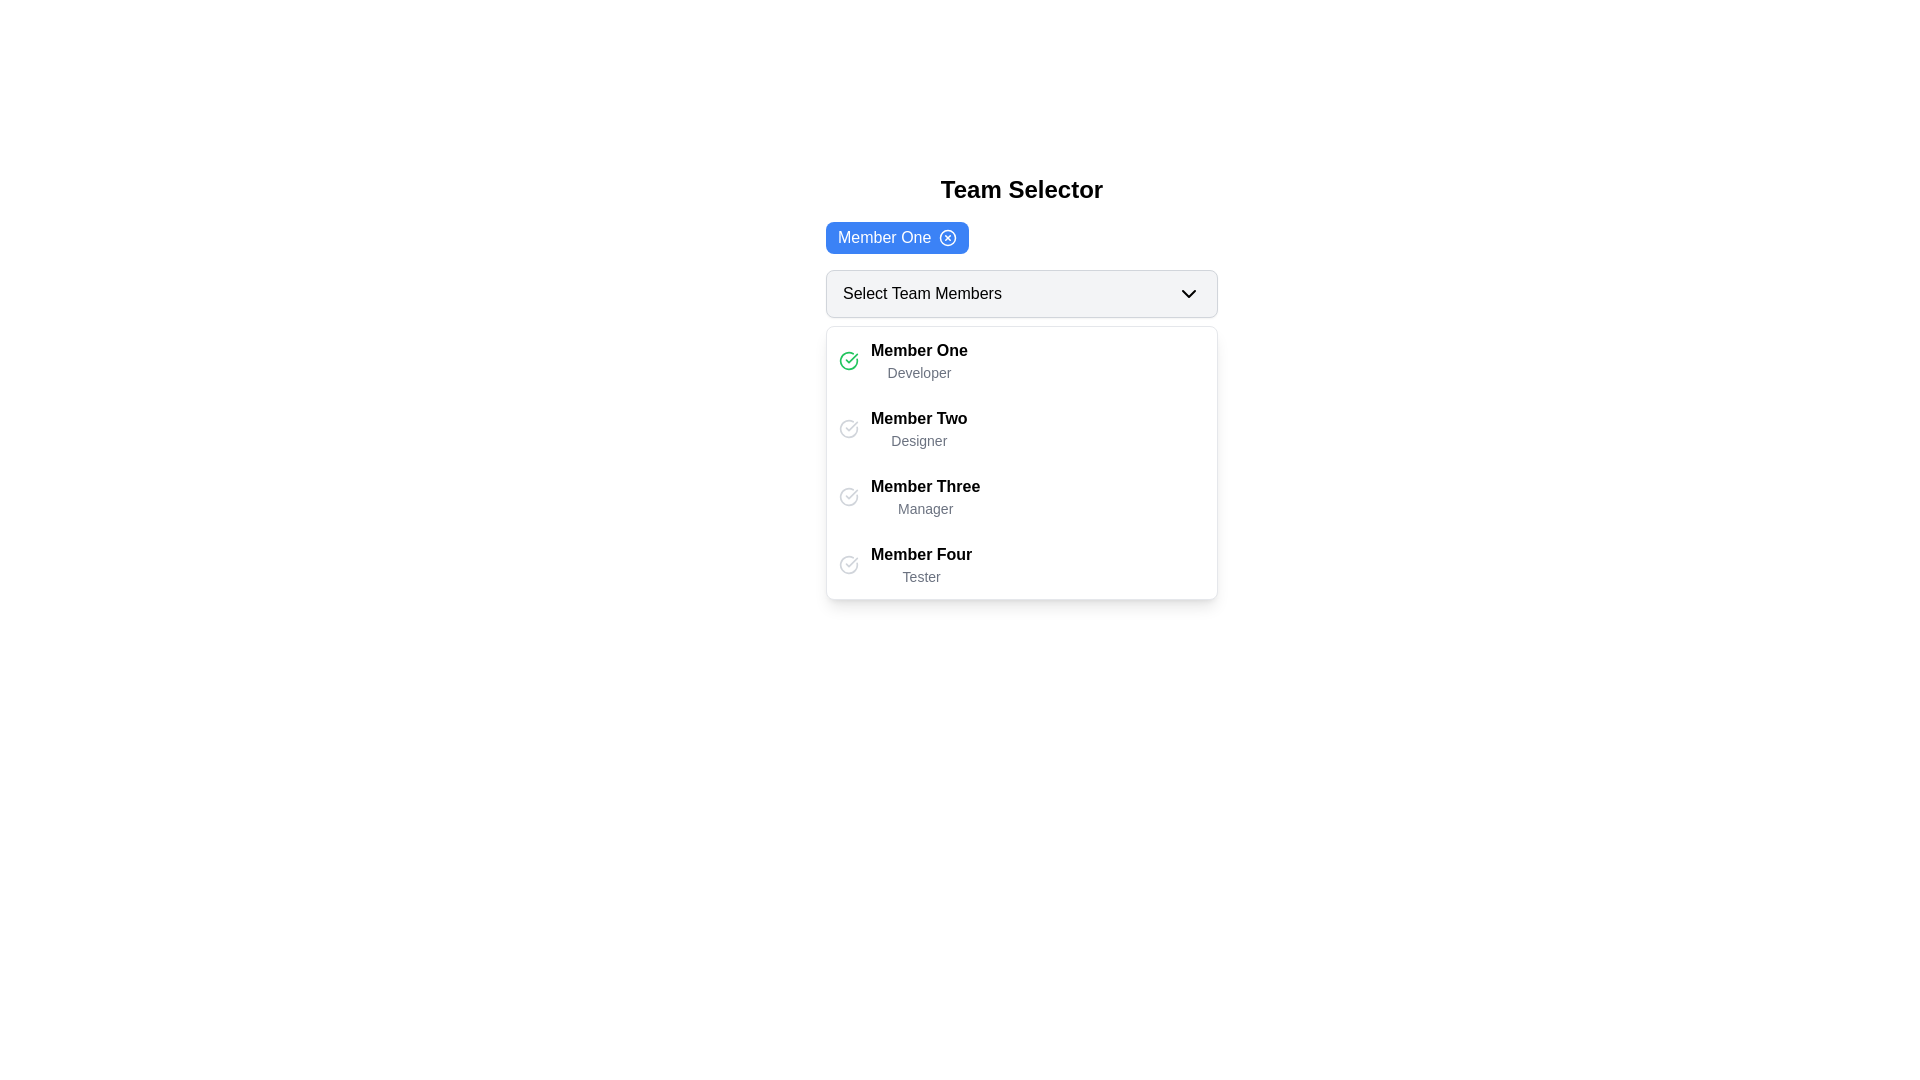  What do you see at coordinates (1022, 462) in the screenshot?
I see `the third list entry in the 'Select Team Members' box` at bounding box center [1022, 462].